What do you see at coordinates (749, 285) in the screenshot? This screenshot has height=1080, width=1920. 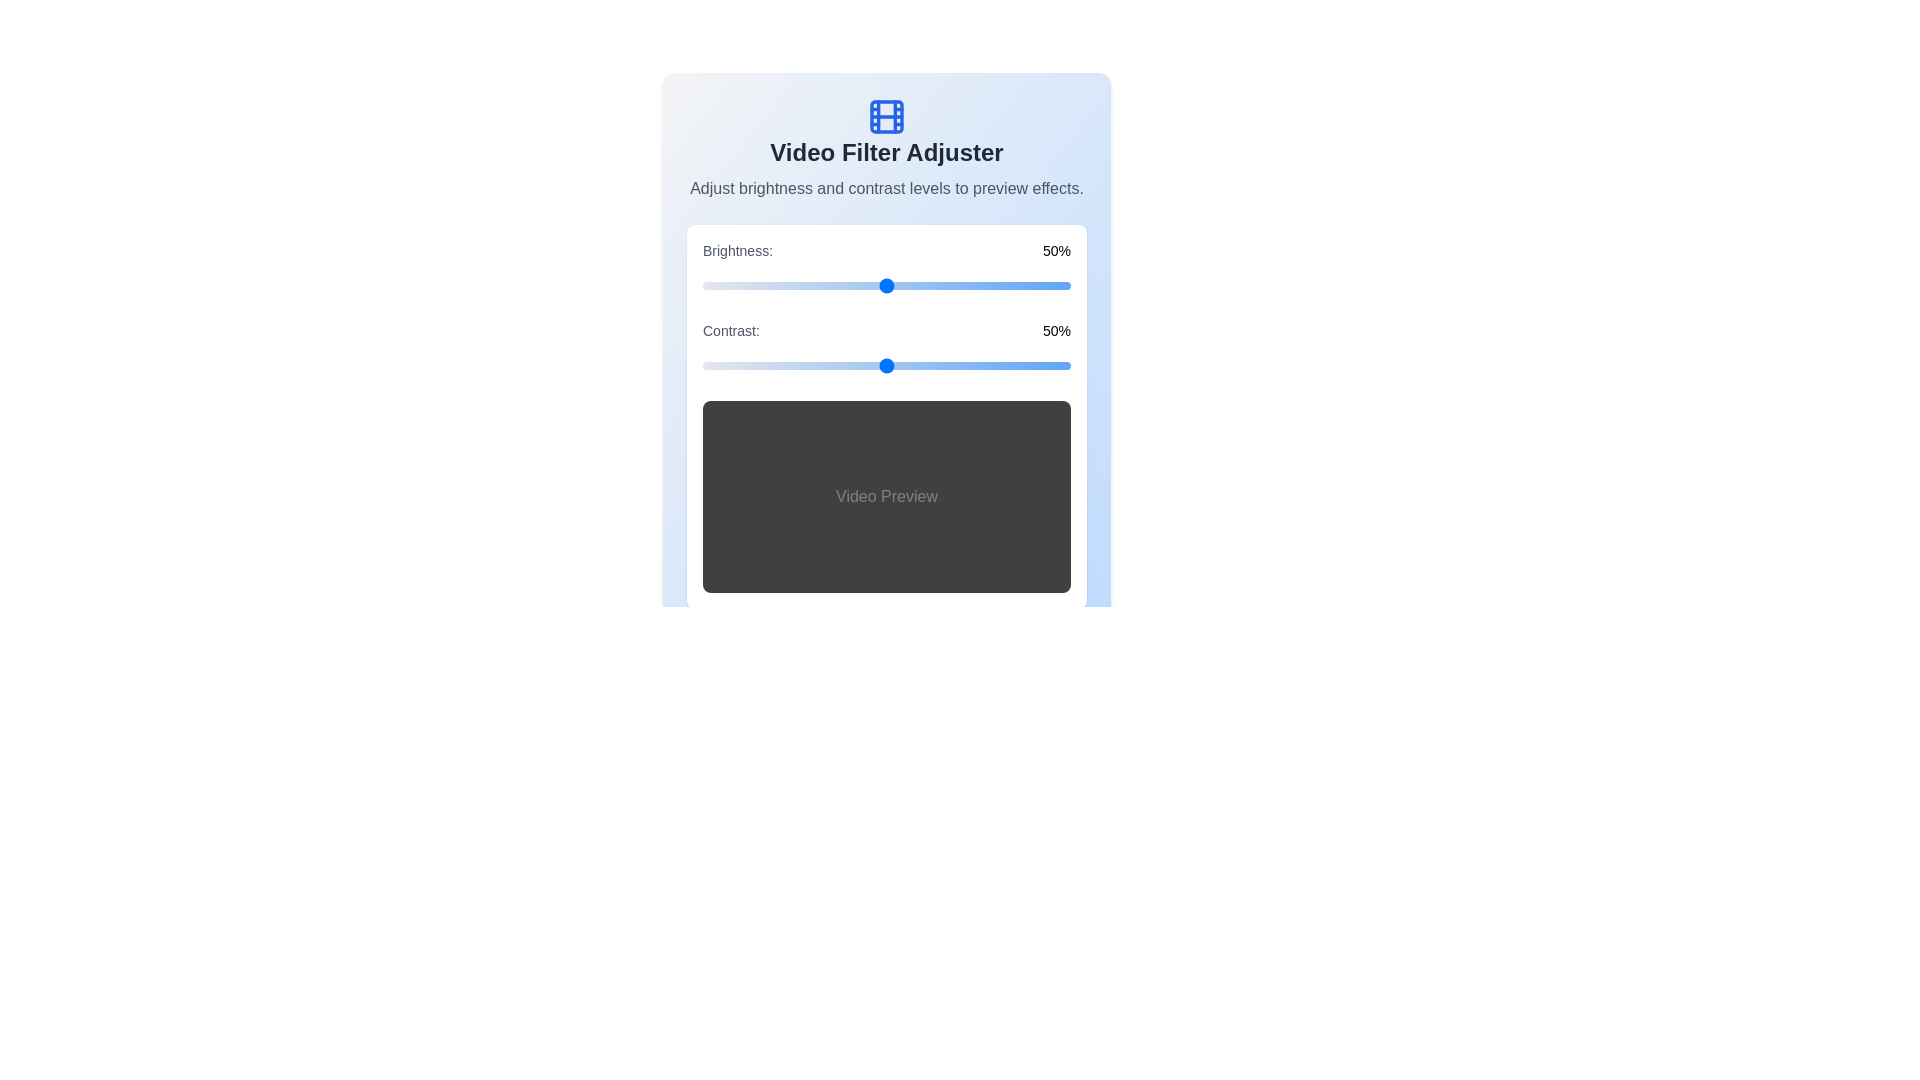 I see `the brightness slider to 13%` at bounding box center [749, 285].